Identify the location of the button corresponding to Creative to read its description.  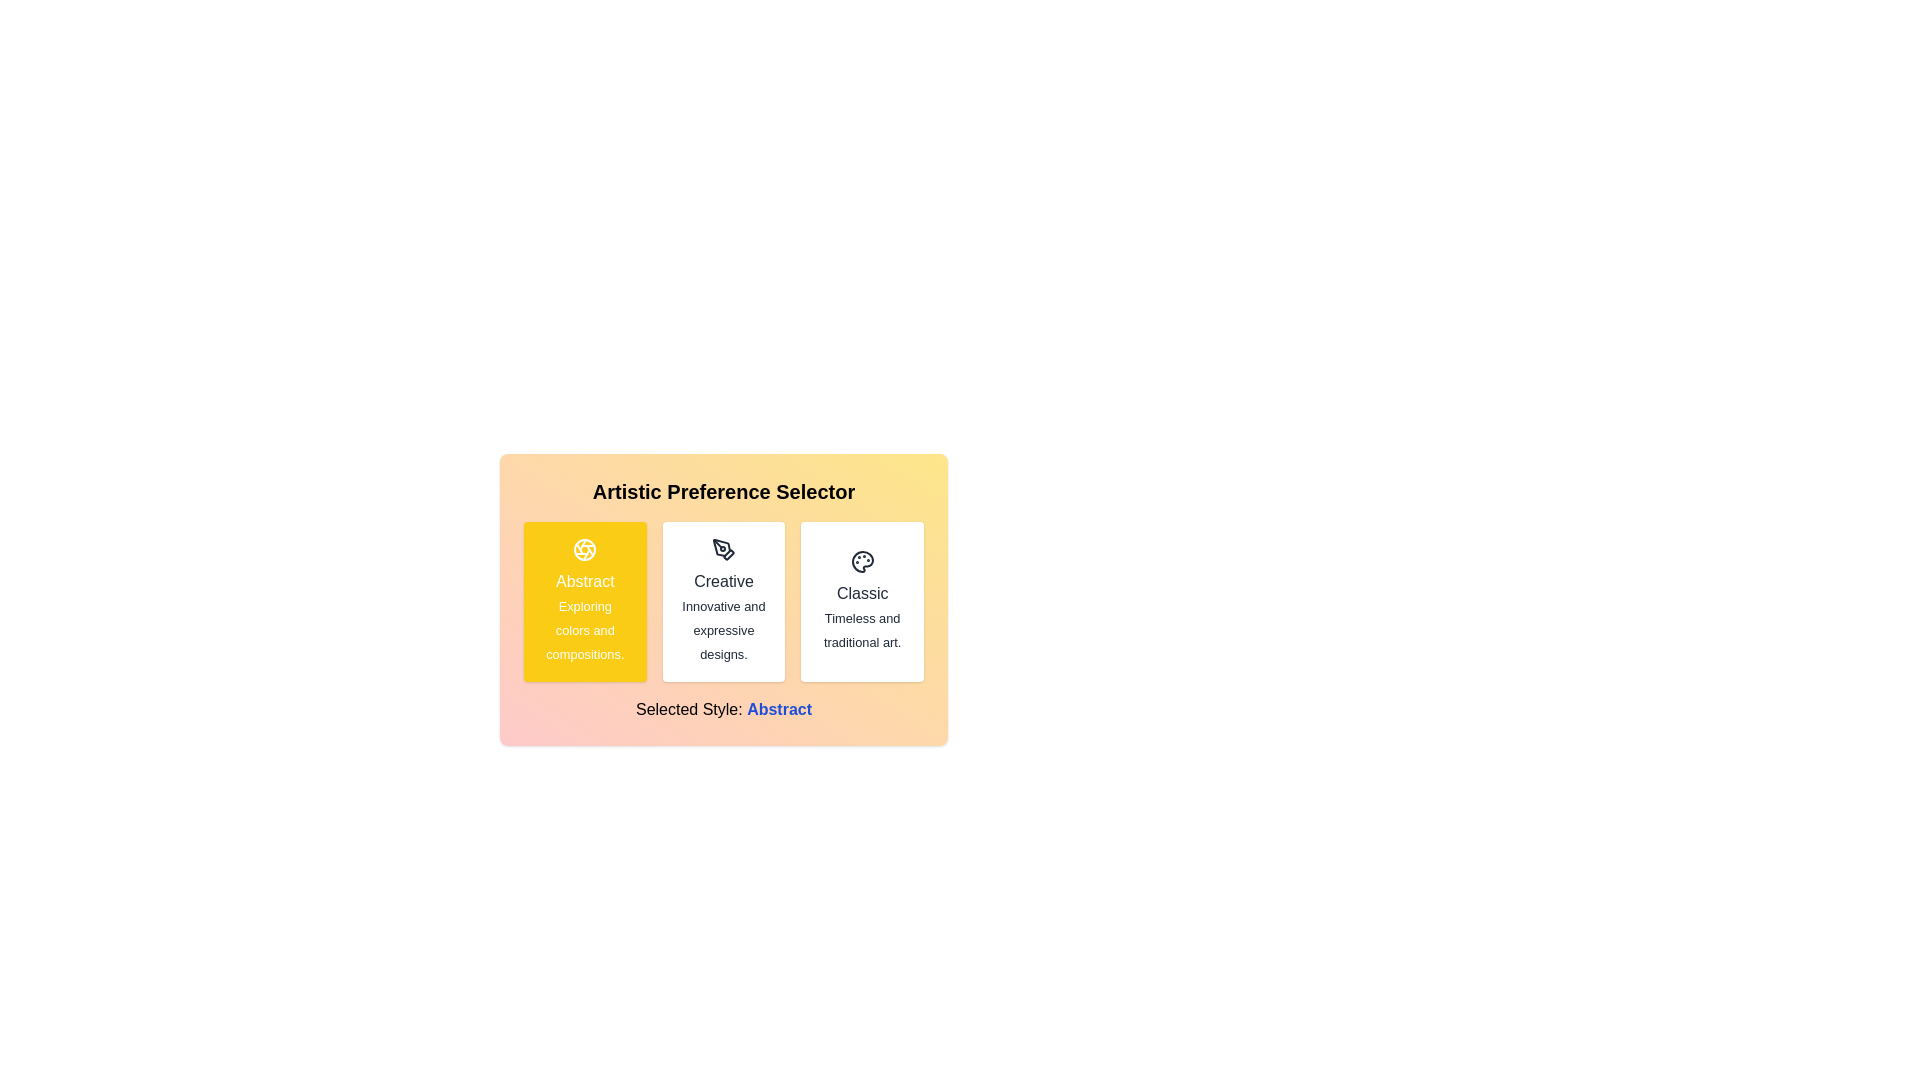
(723, 600).